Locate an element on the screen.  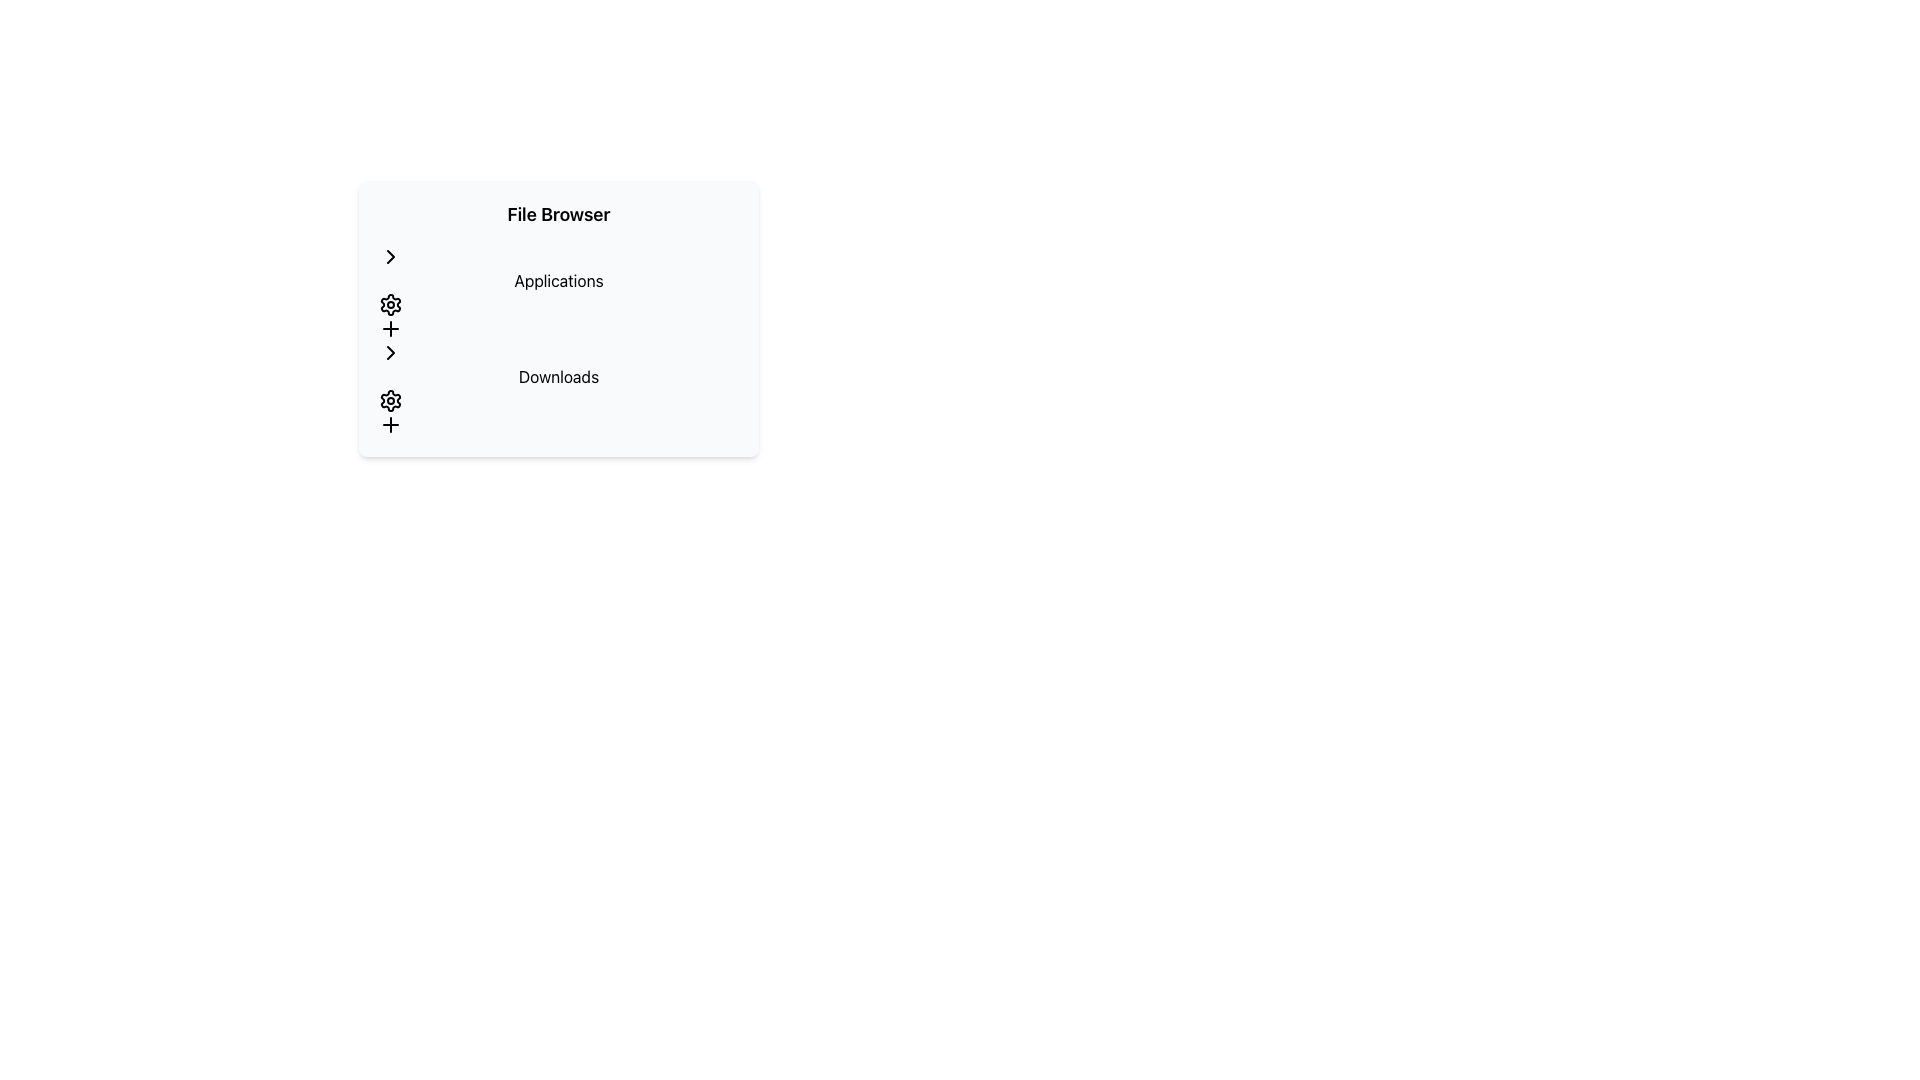
the 'Downloads' text label, which is the second item in a vertical list within the 'File Browser' panel is located at coordinates (558, 389).